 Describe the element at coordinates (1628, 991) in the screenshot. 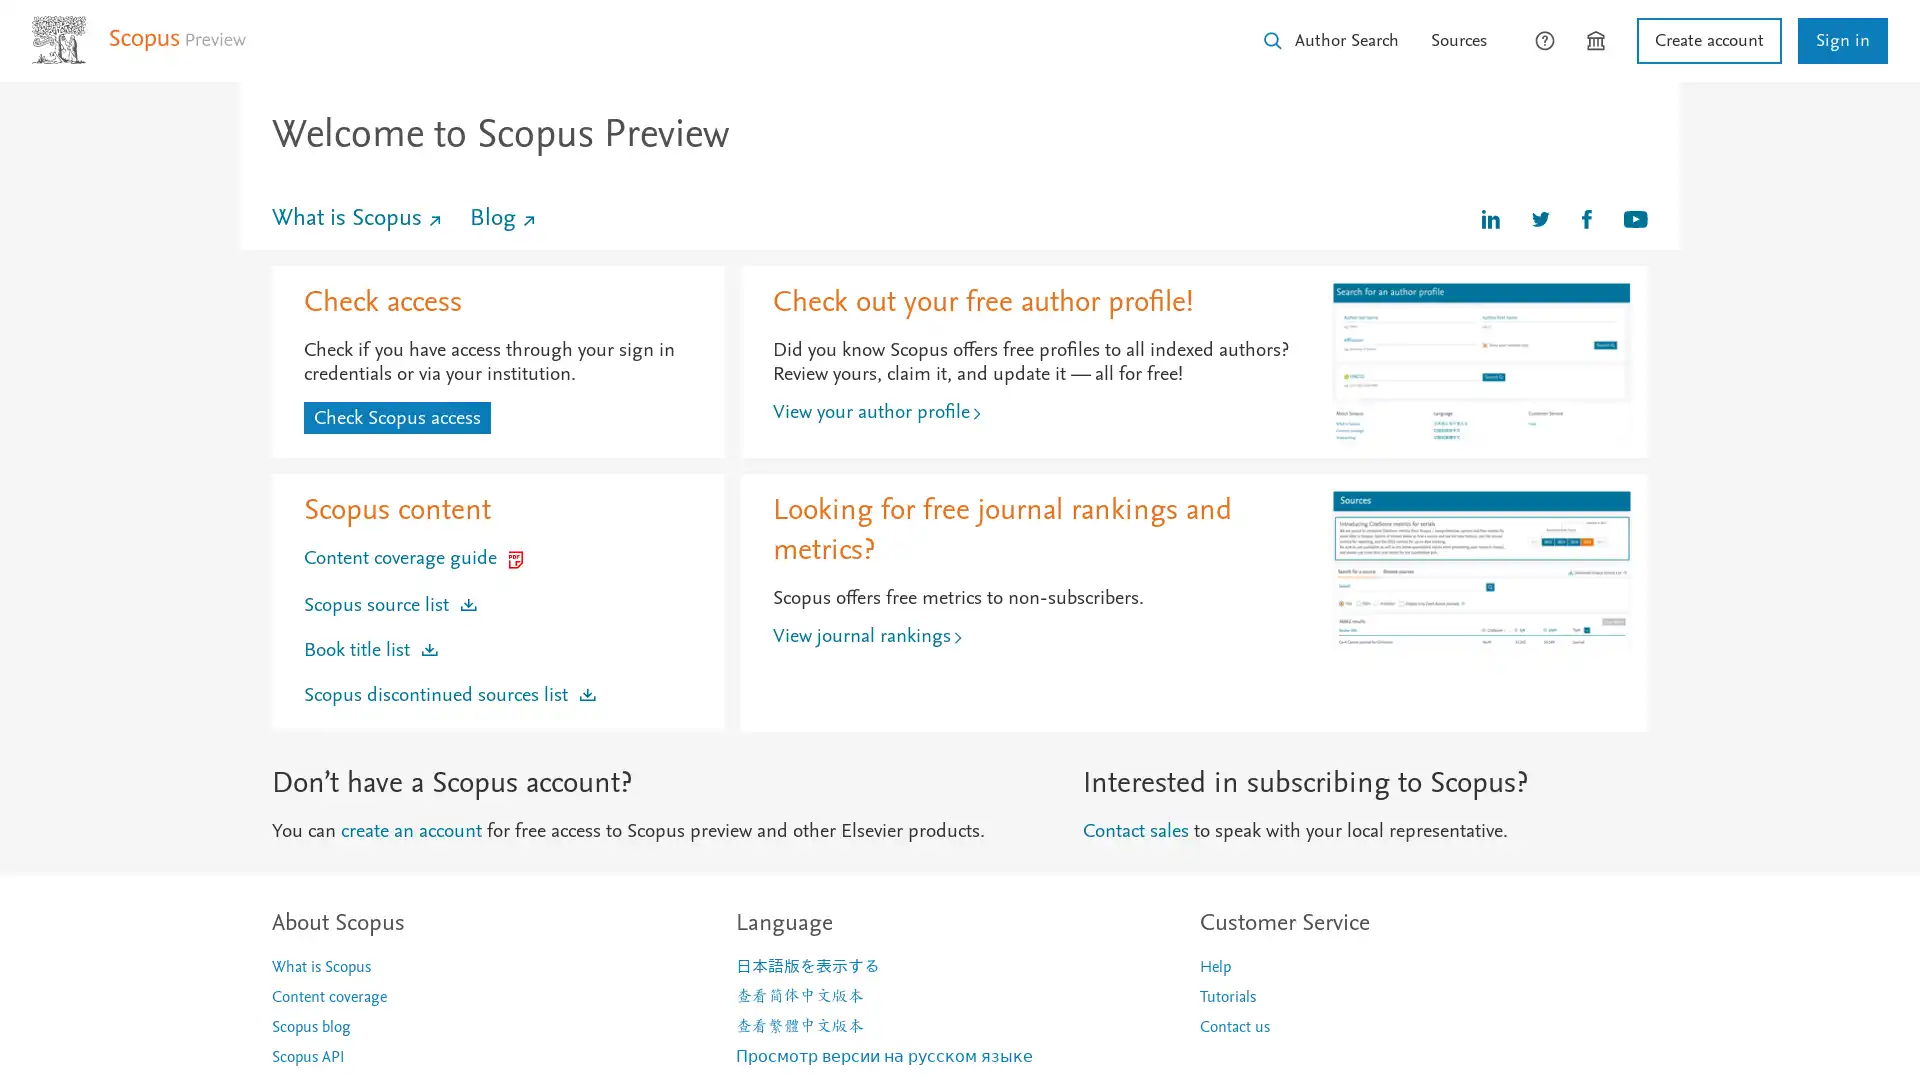

I see `Maybe later` at that location.